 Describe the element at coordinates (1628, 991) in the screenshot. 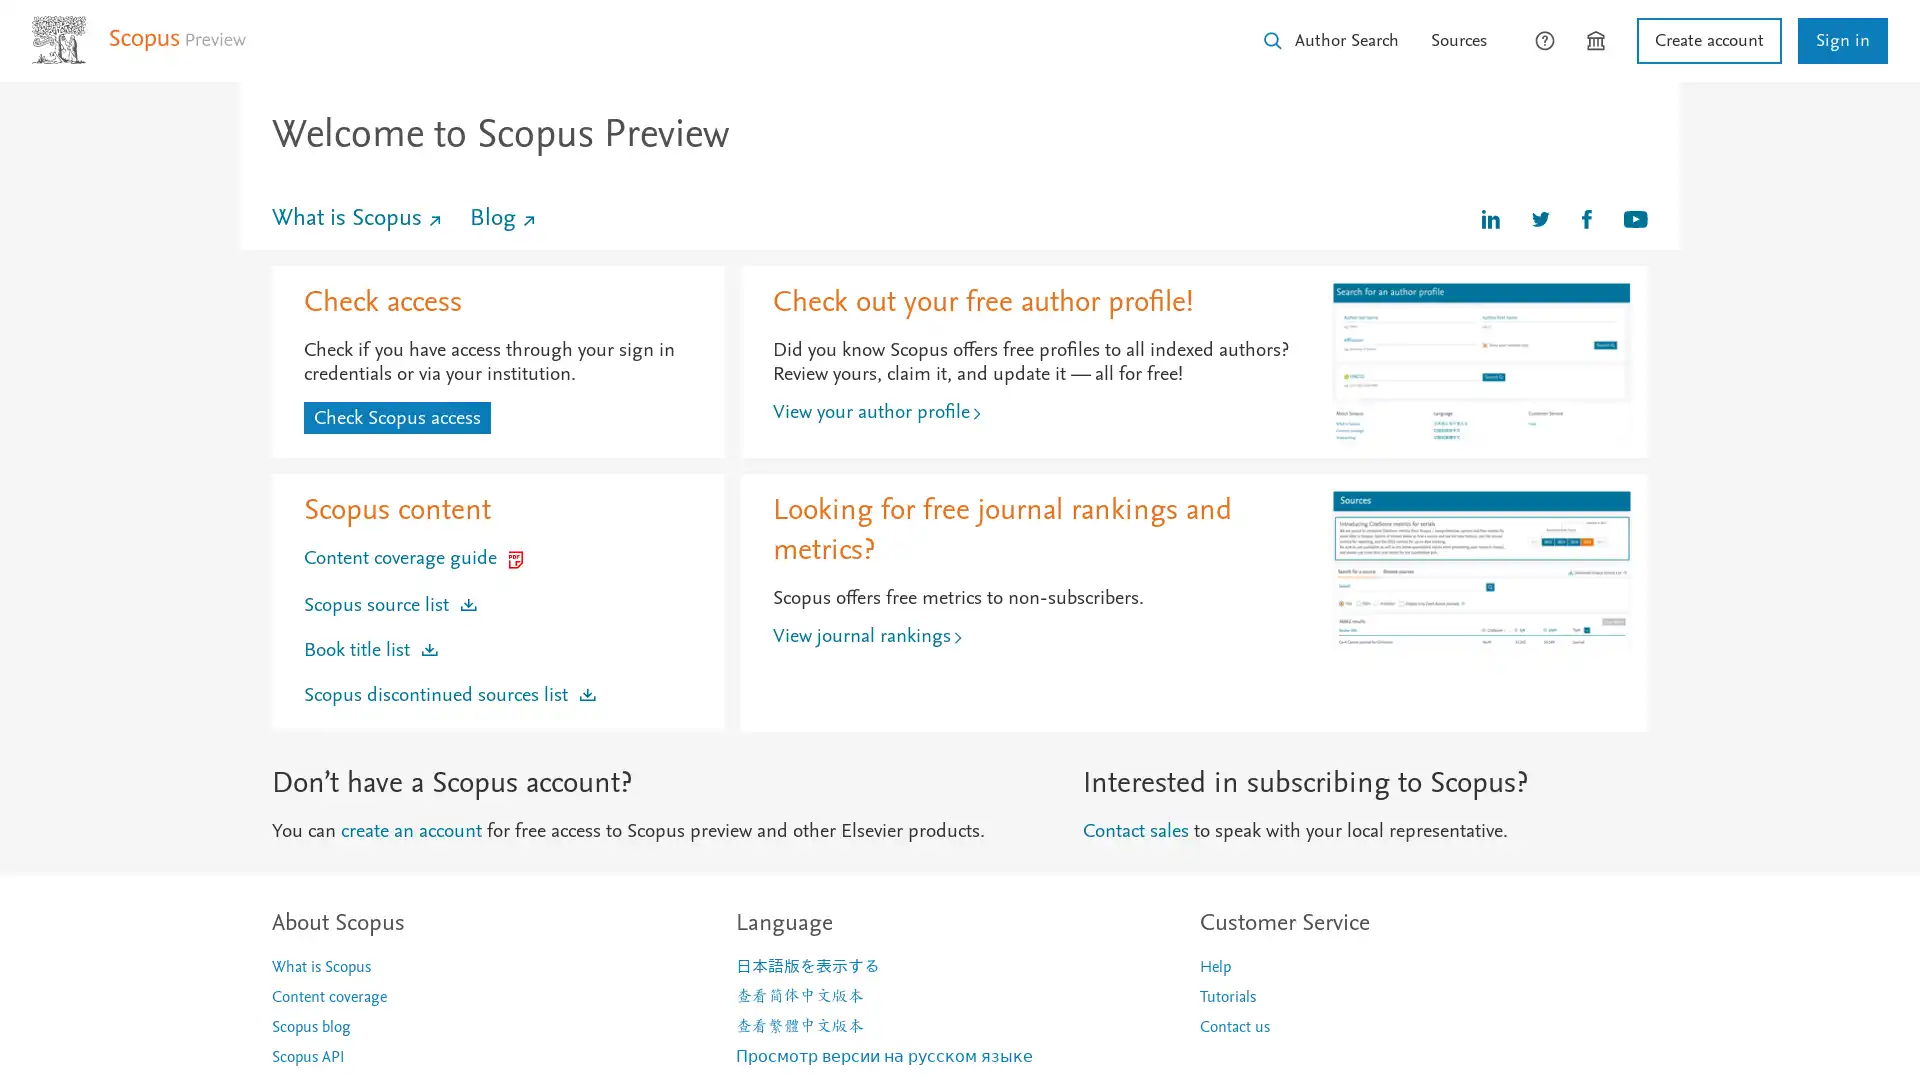

I see `Maybe later` at that location.